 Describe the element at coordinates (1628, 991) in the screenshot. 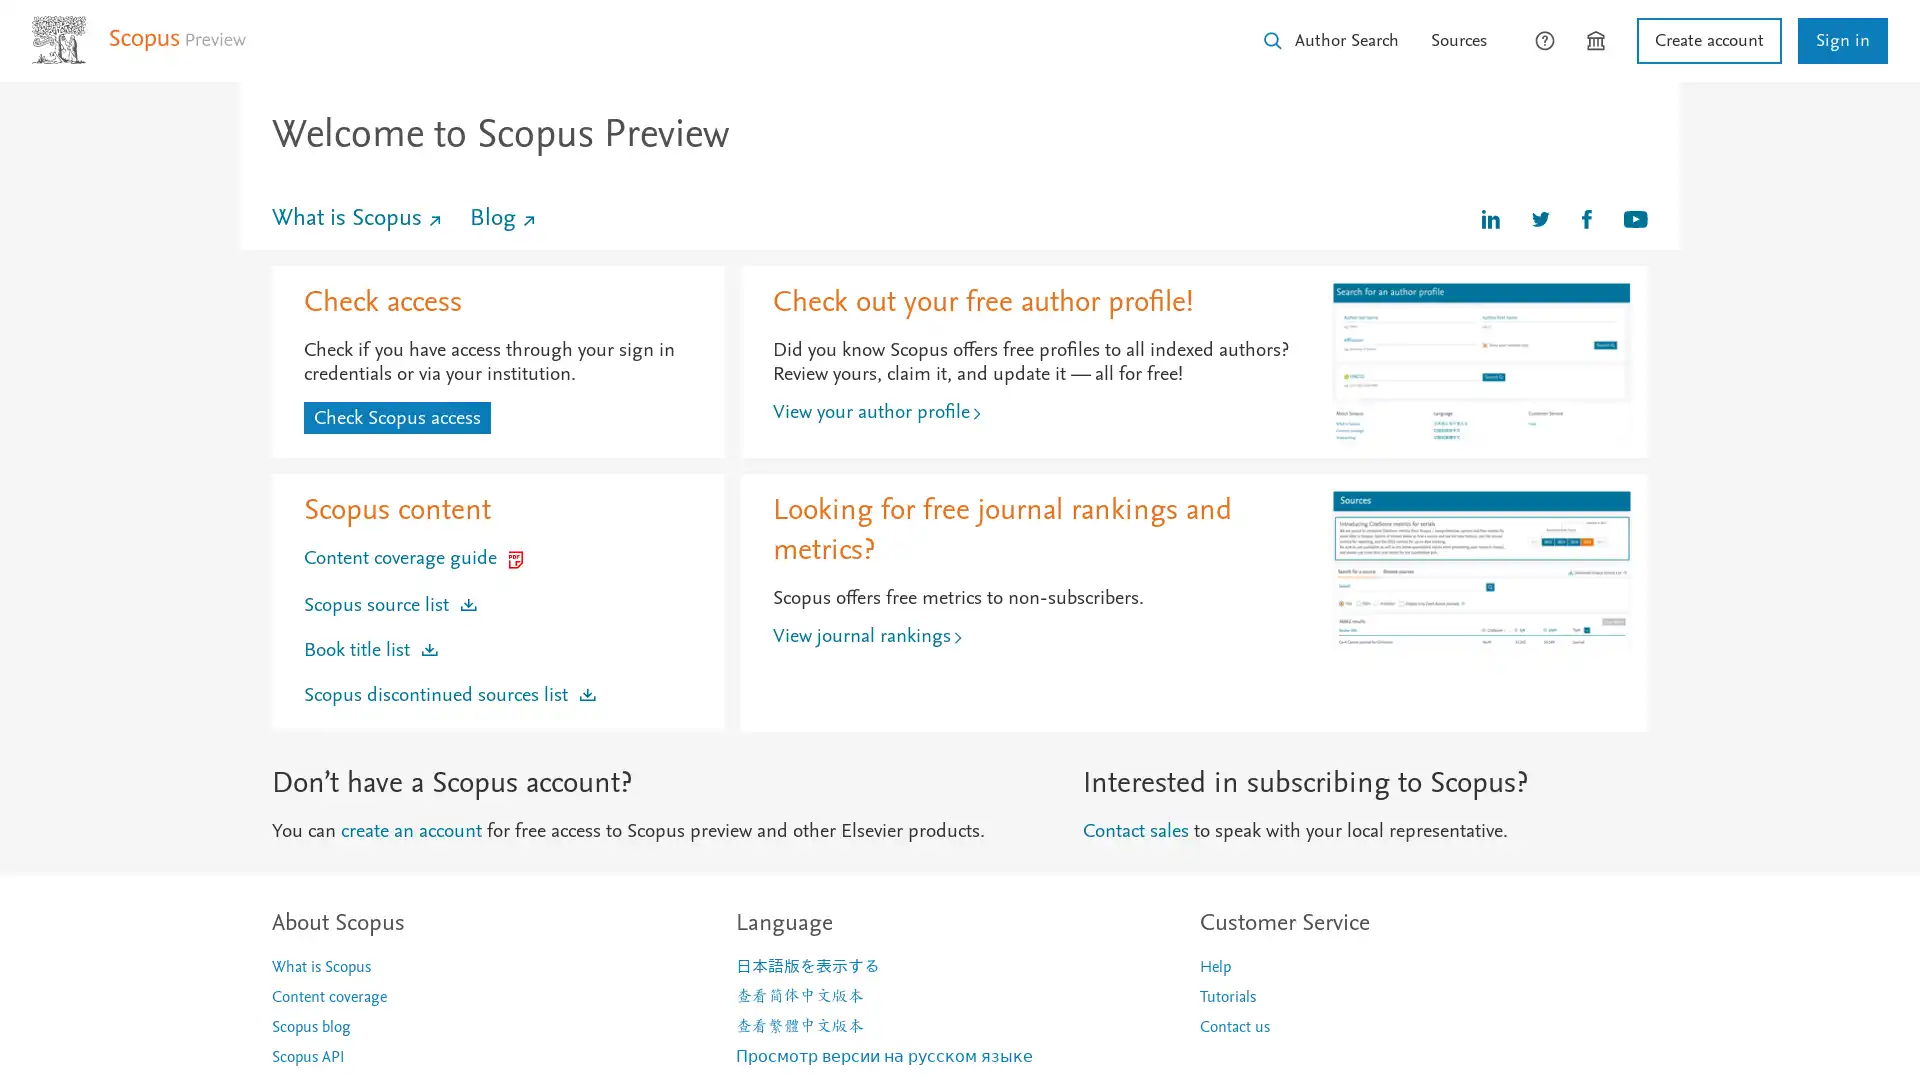

I see `Maybe later` at that location.